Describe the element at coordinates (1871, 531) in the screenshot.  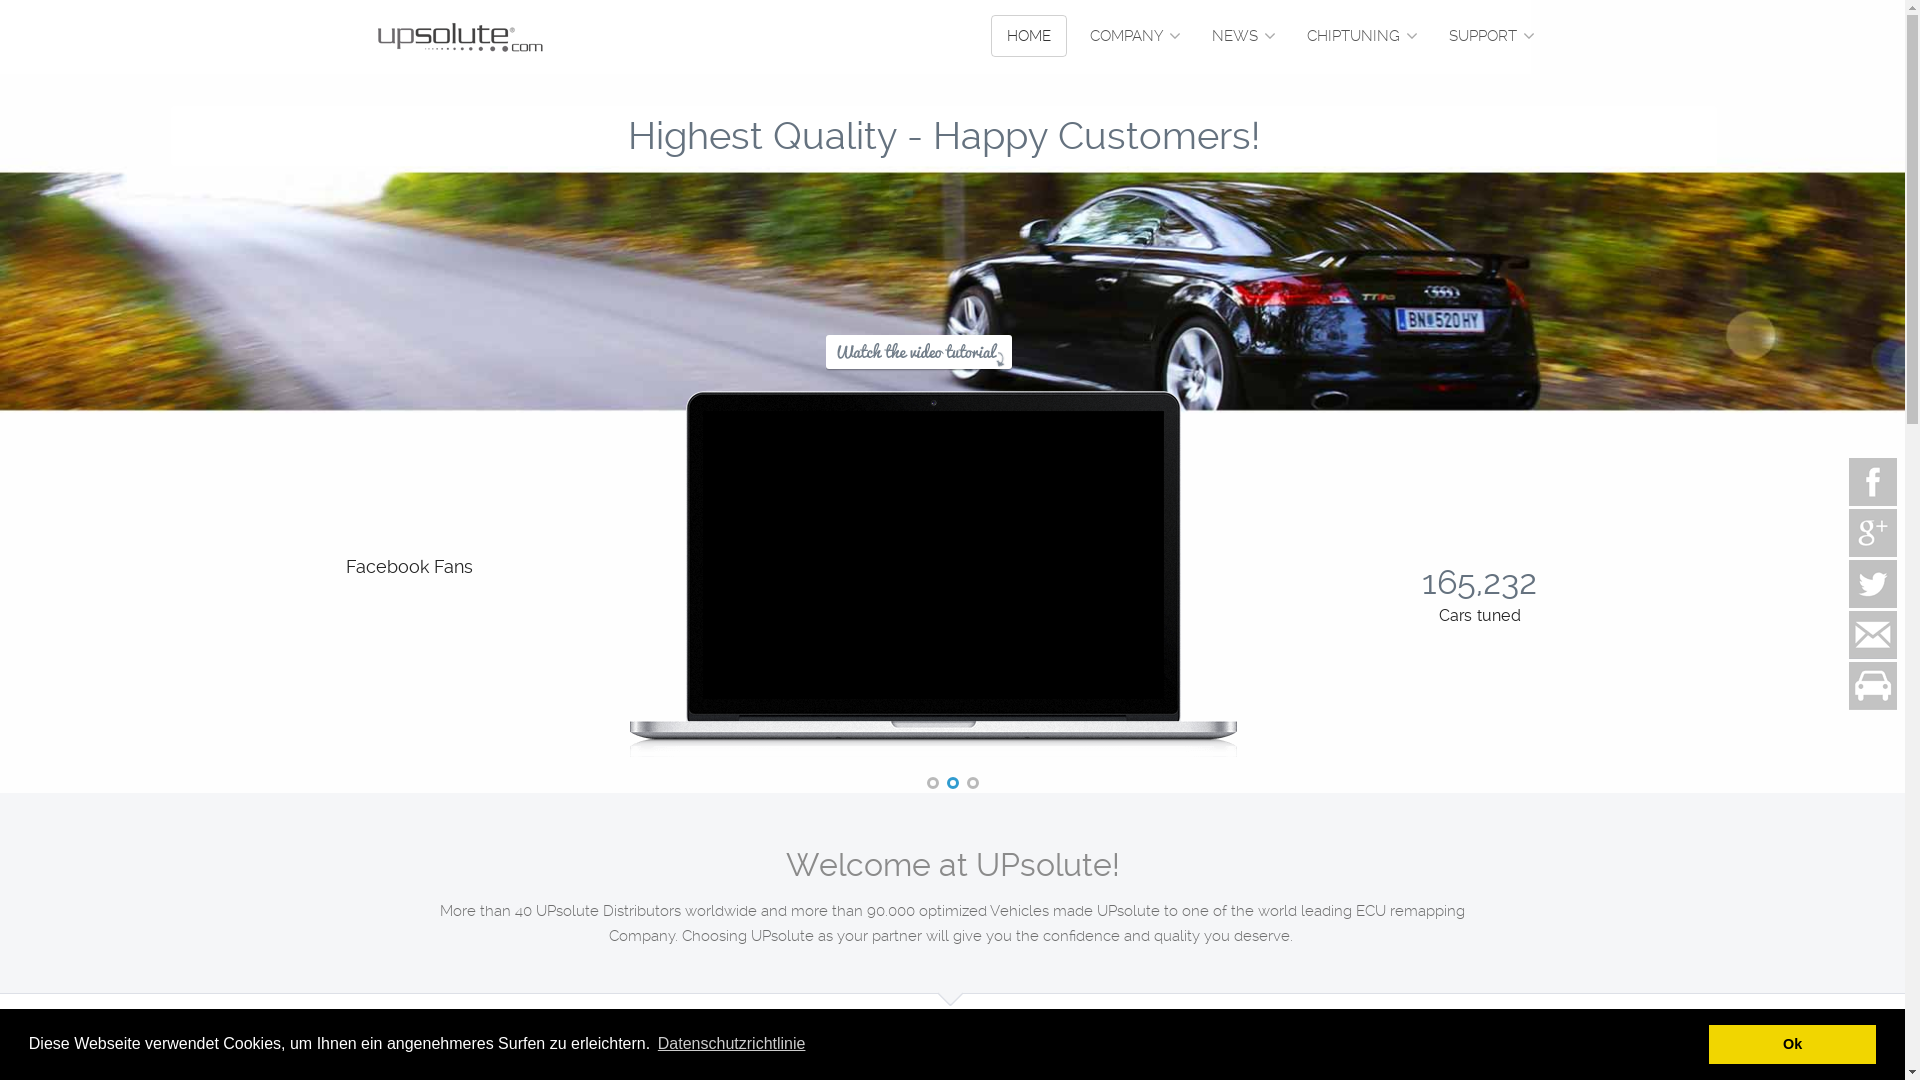
I see `'Google+'` at that location.